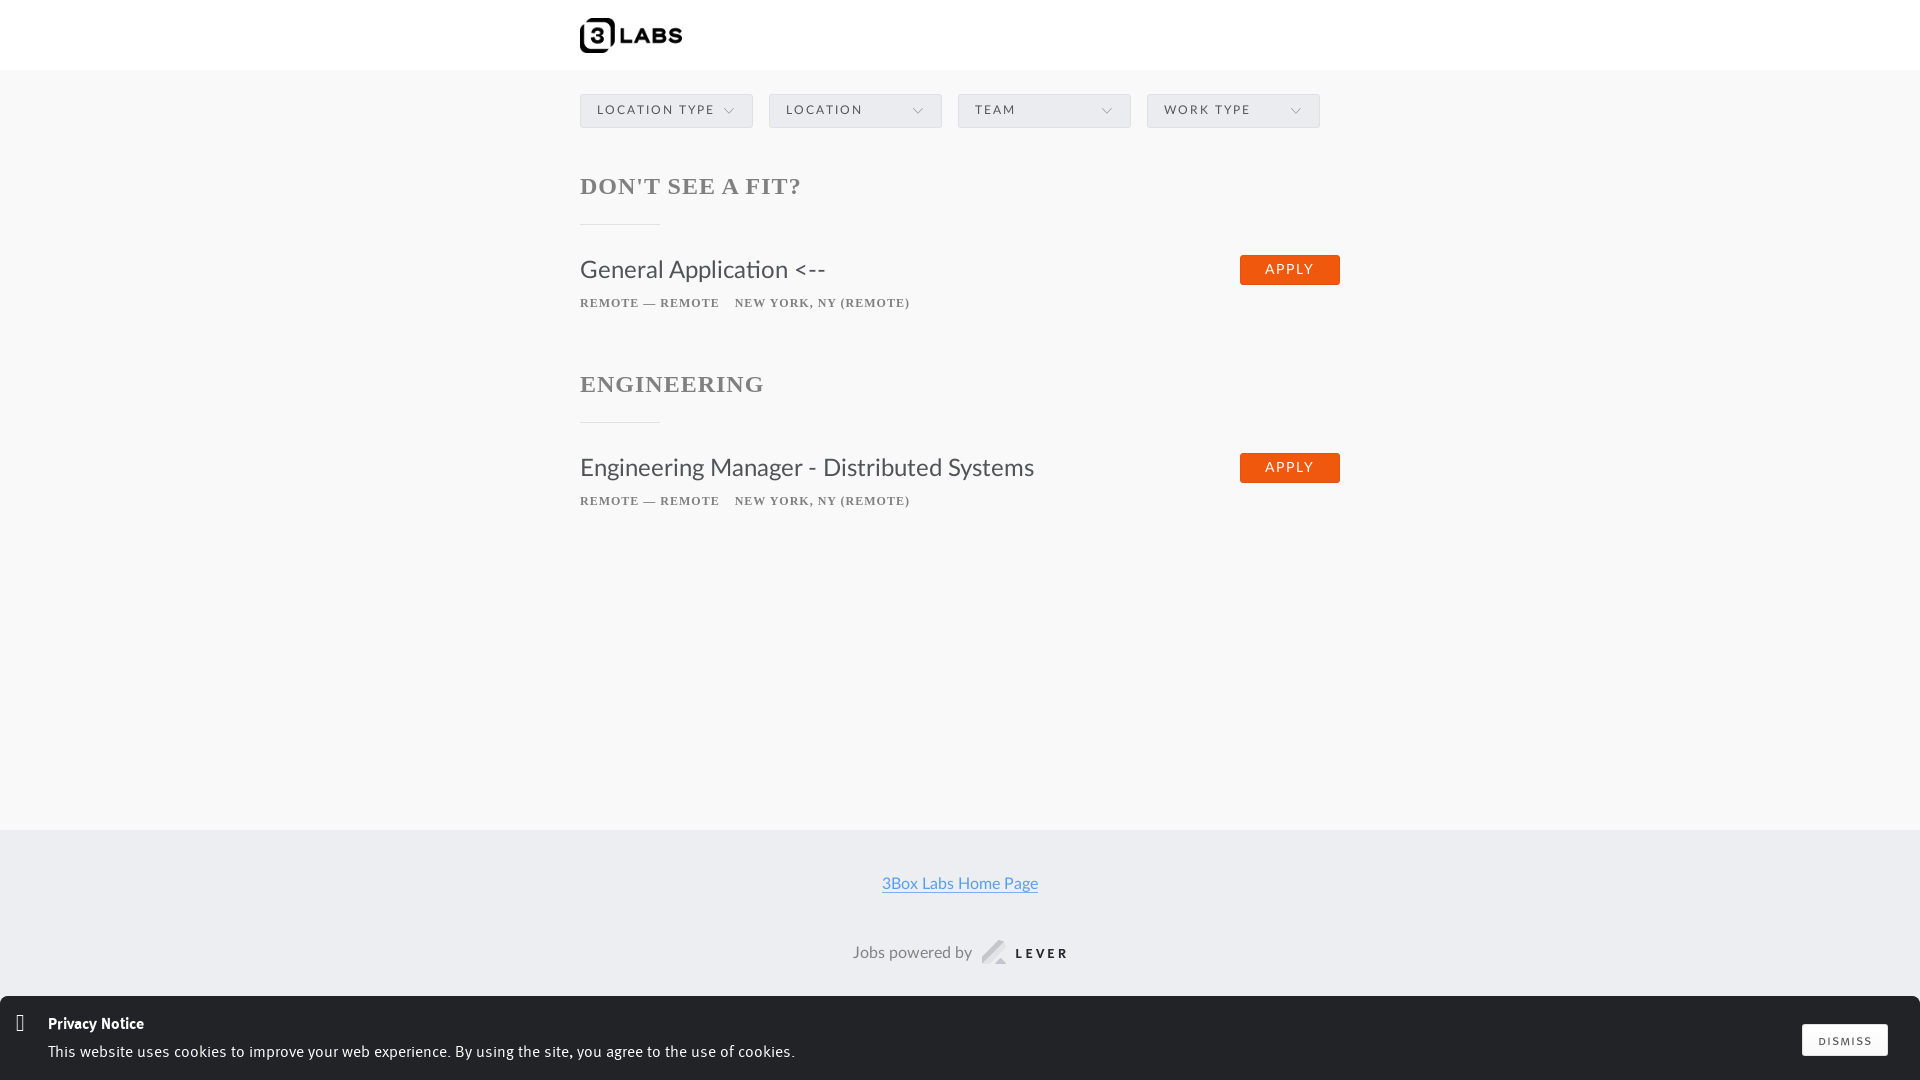 The image size is (1920, 1080). Describe the element at coordinates (1290, 270) in the screenshot. I see `'APPLY'` at that location.